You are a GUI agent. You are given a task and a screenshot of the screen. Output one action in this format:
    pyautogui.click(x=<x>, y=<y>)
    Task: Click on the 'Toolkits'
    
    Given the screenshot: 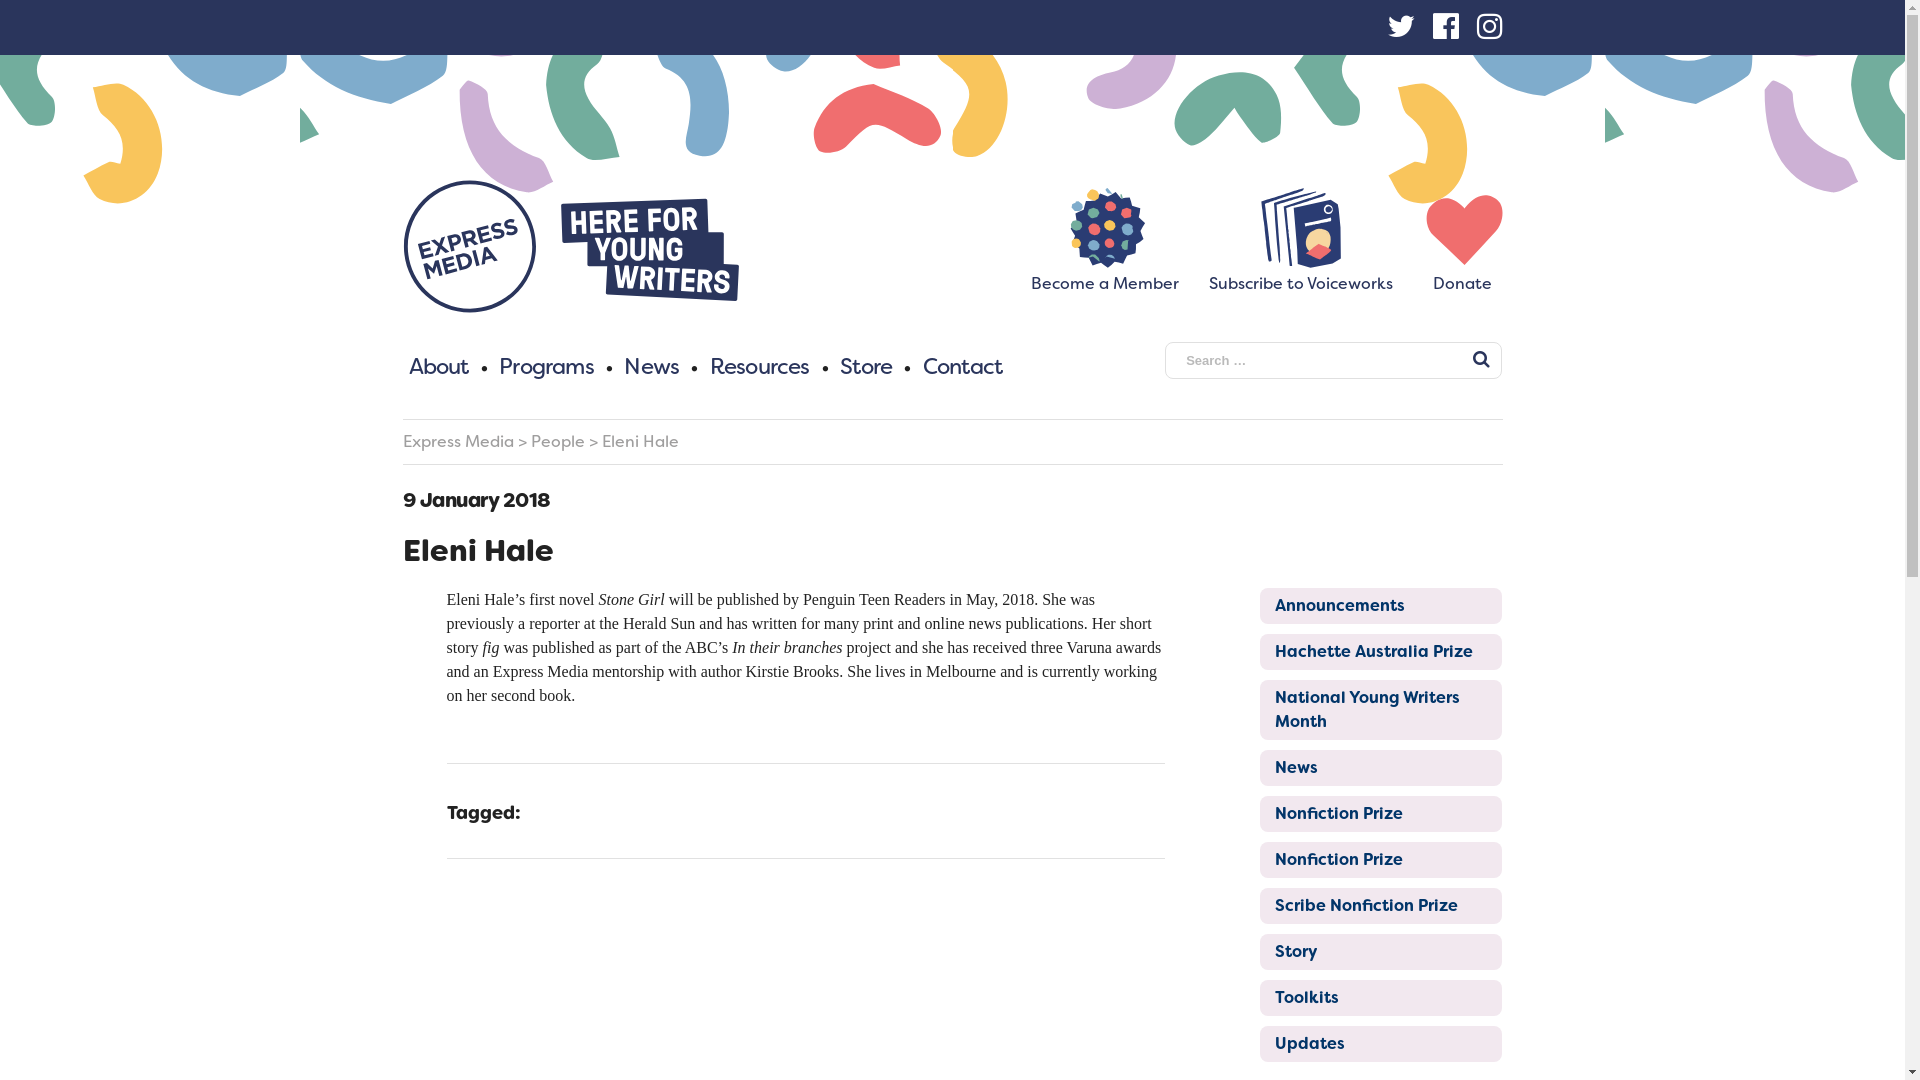 What is the action you would take?
    pyautogui.click(x=1258, y=998)
    